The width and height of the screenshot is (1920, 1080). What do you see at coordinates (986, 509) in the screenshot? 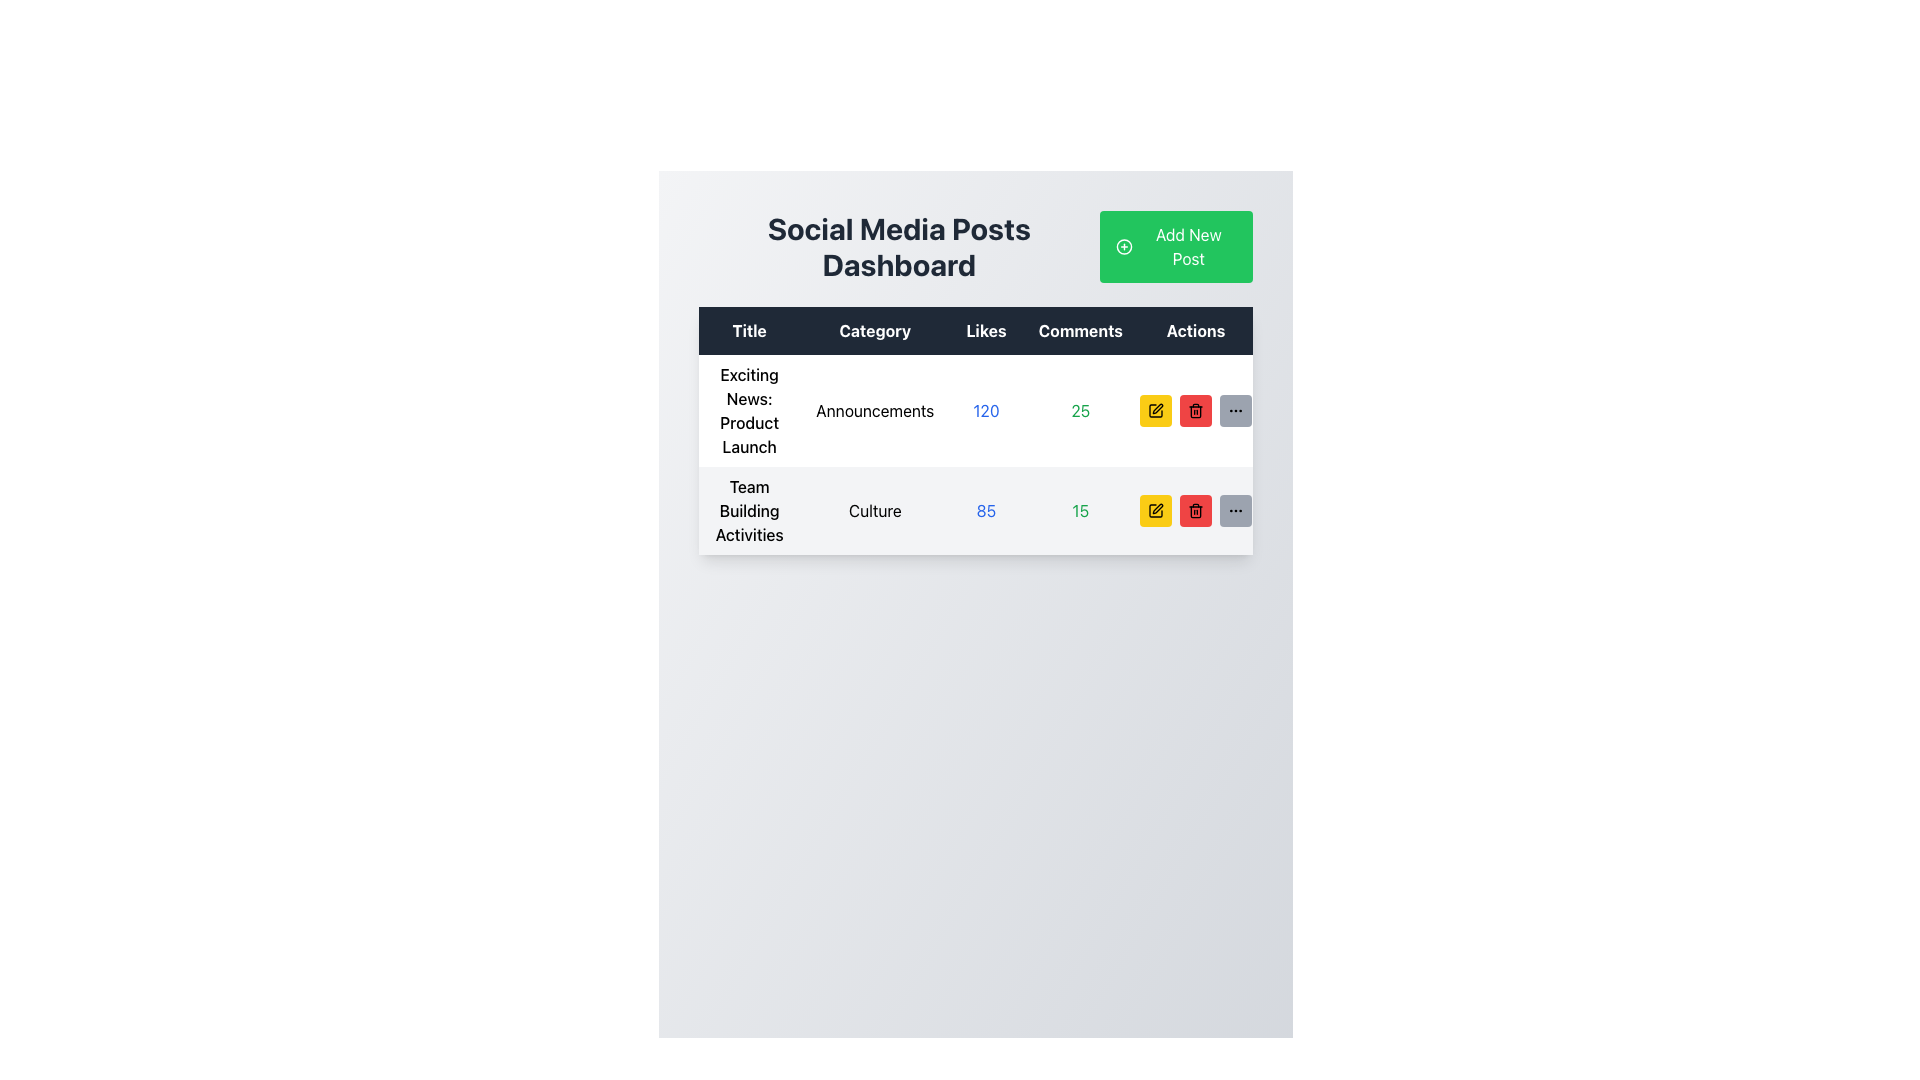
I see `numeric value '85' displayed in blue text within the third column of the 'Team Building Activities' row in the data table` at bounding box center [986, 509].